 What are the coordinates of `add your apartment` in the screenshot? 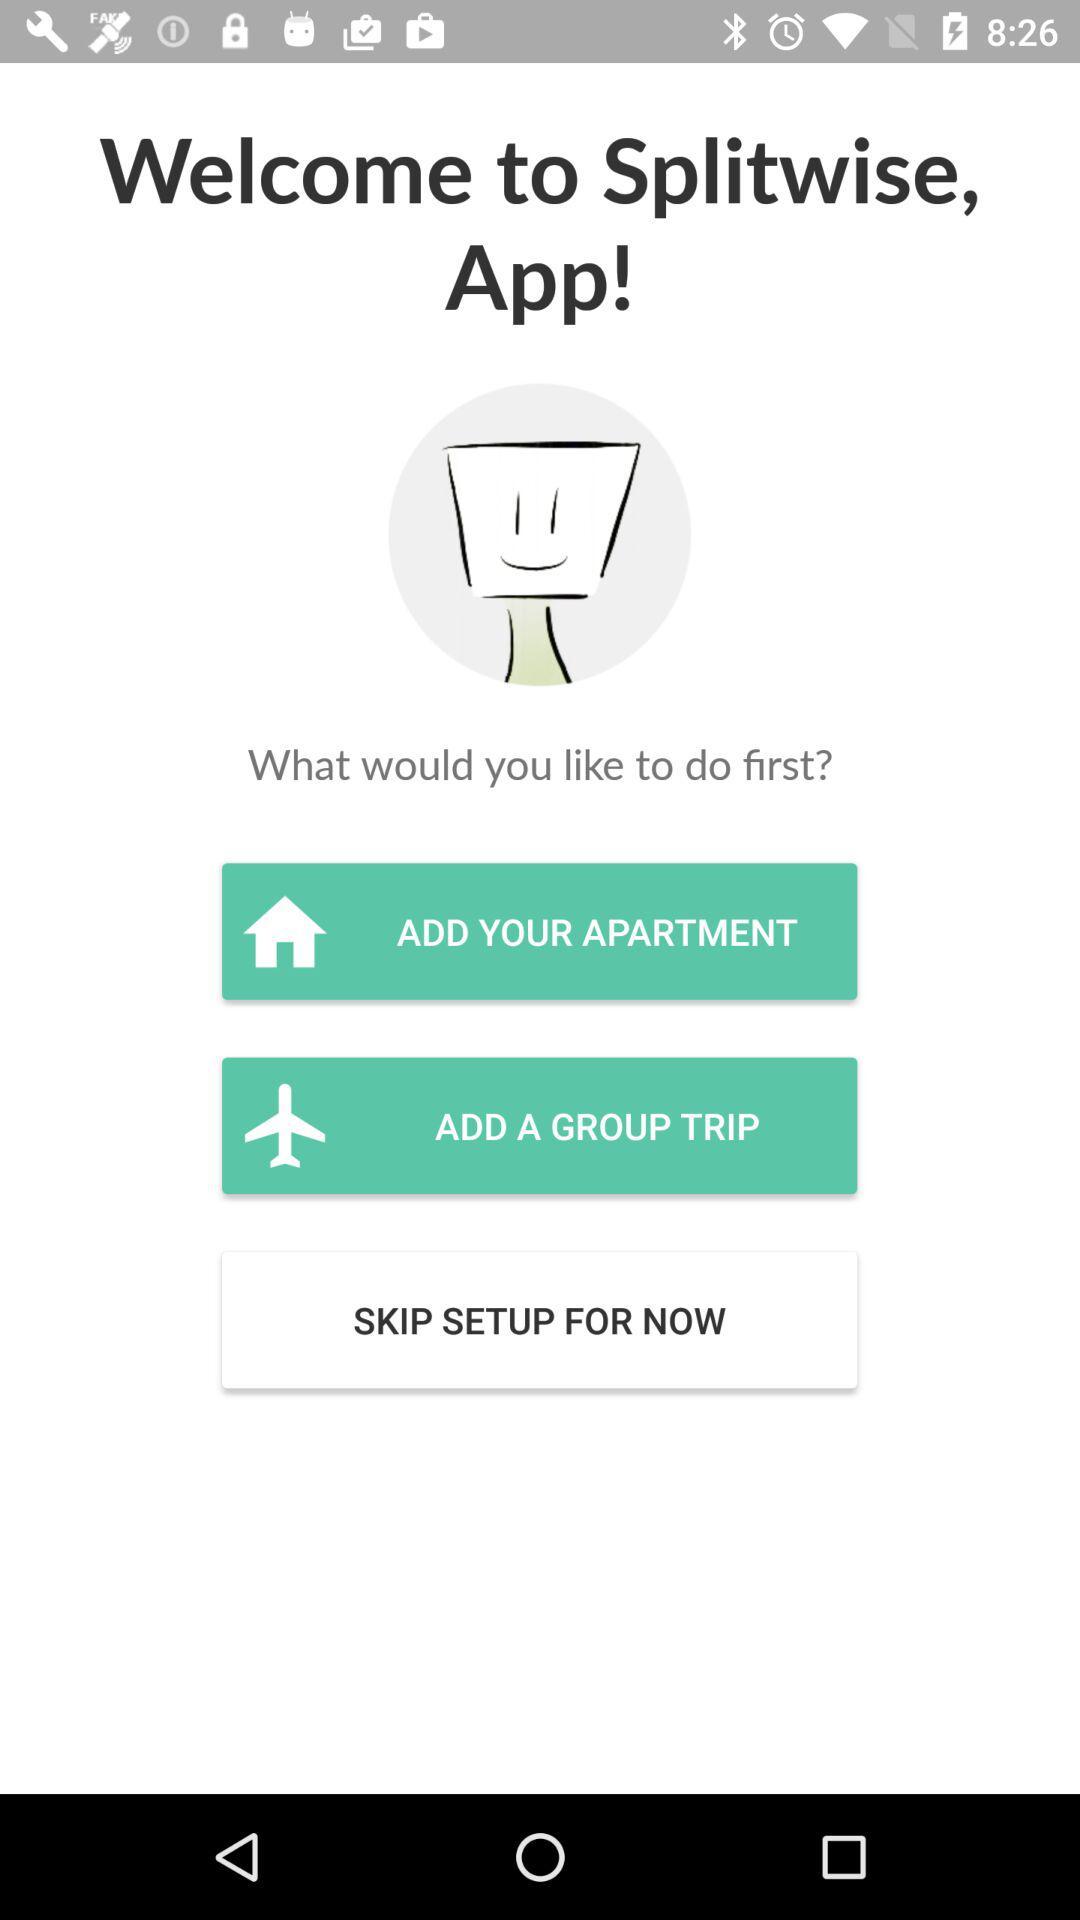 It's located at (538, 930).